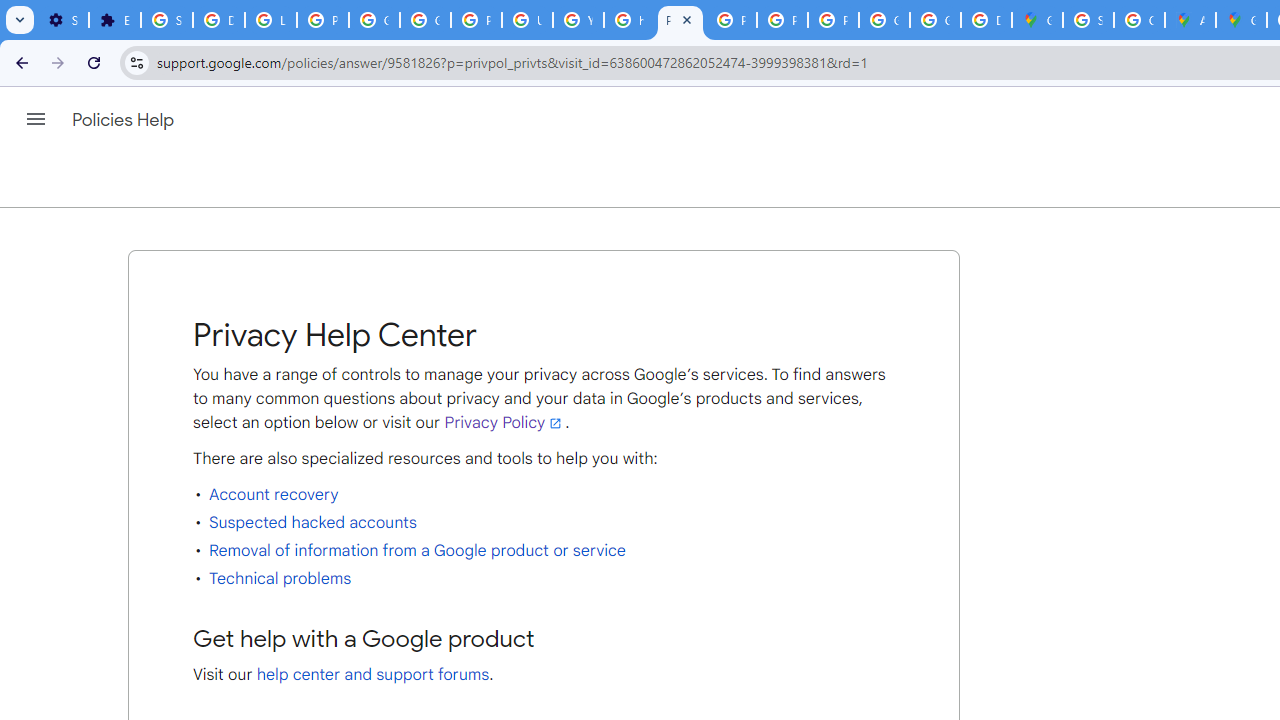 This screenshot has height=720, width=1280. What do you see at coordinates (577, 20) in the screenshot?
I see `'YouTube'` at bounding box center [577, 20].